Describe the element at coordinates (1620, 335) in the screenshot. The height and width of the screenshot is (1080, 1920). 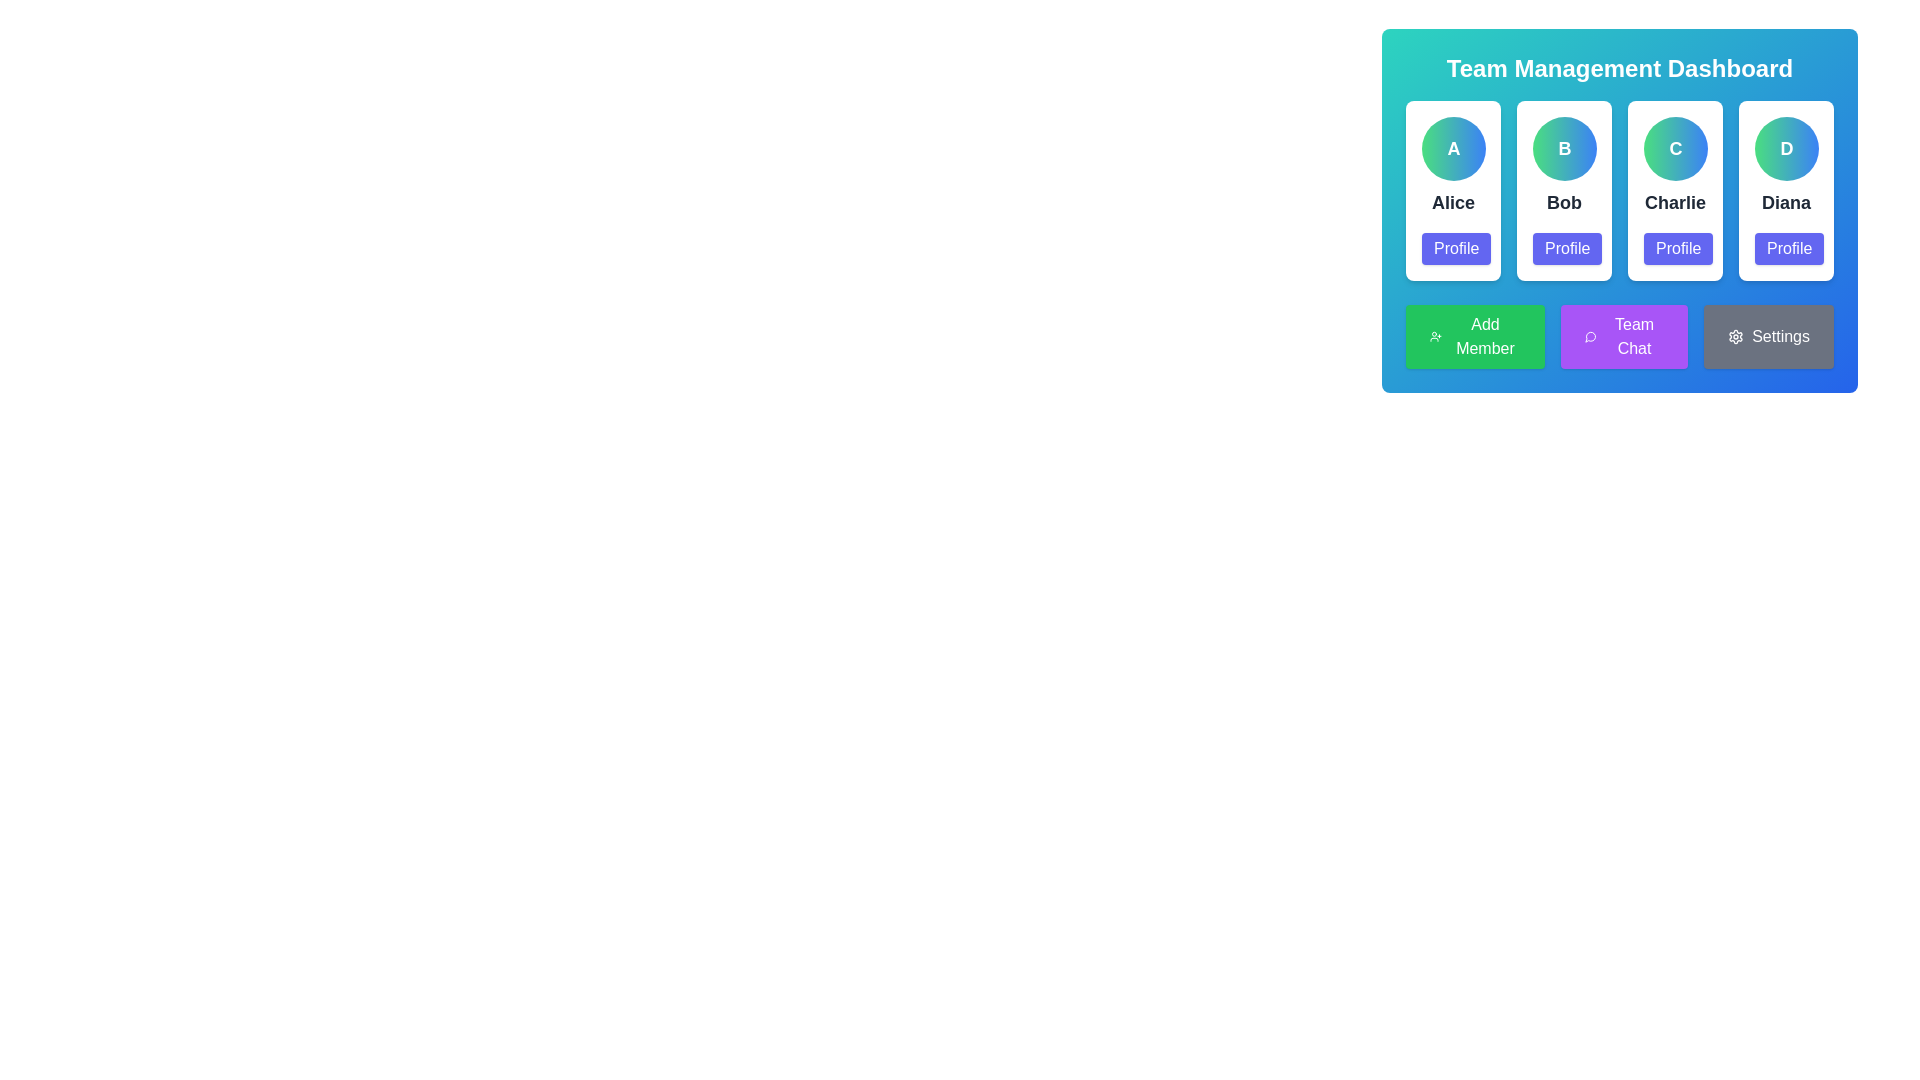
I see `the 'Team Chat' button, which is a rectangular button with a purple background and white text, located in the middle of three buttons on the 'Team Management Dashboard.'` at that location.